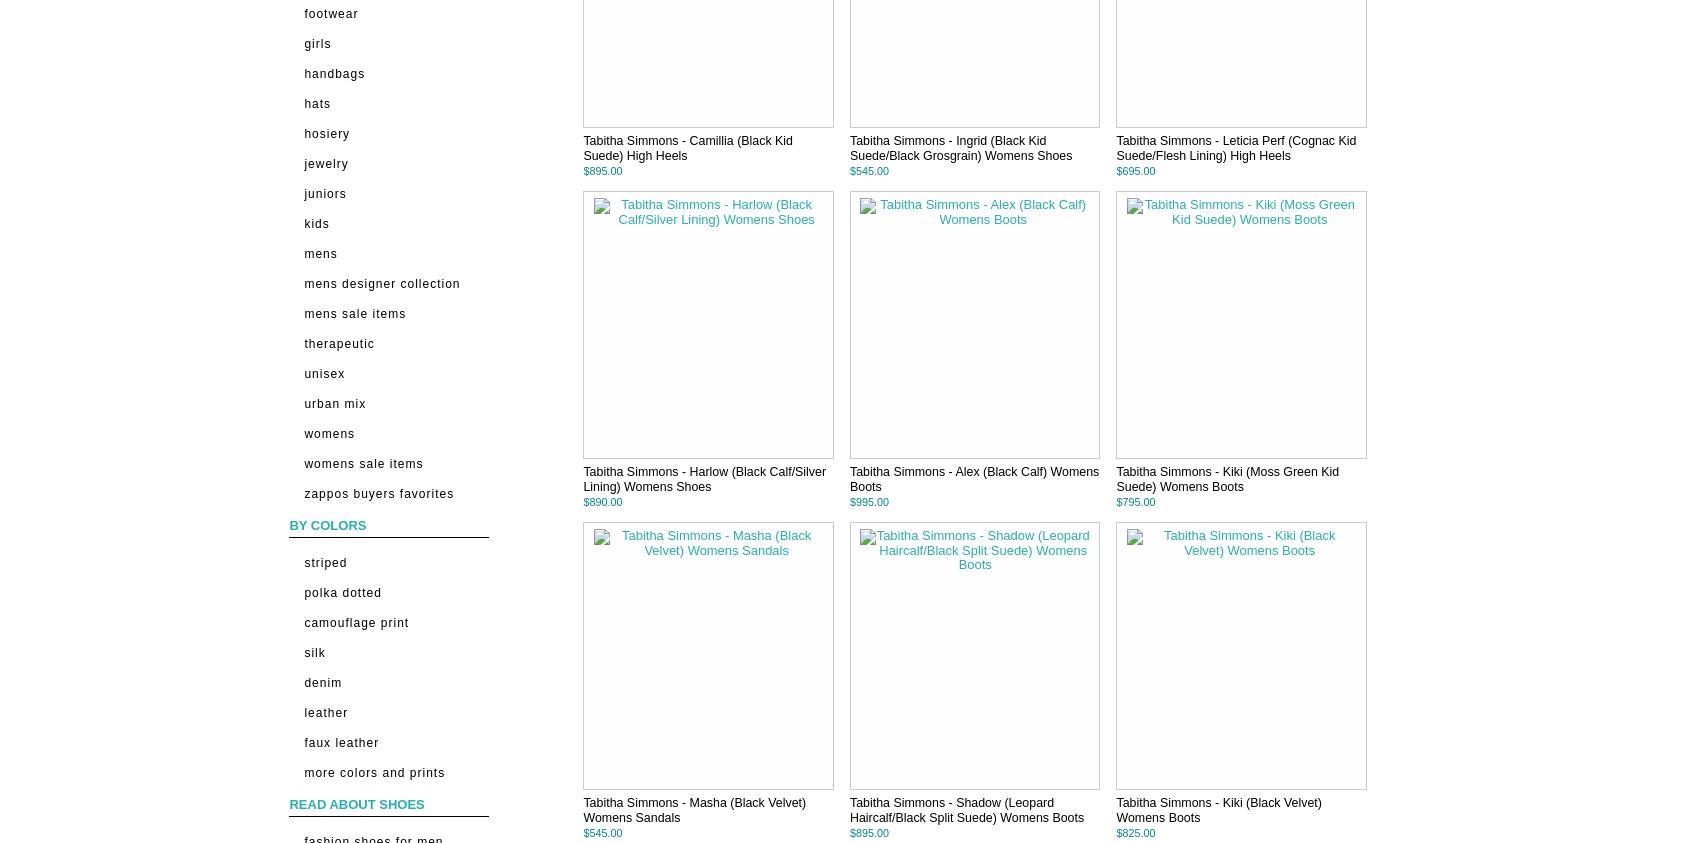 This screenshot has width=1700, height=843. What do you see at coordinates (317, 41) in the screenshot?
I see `'GIRLS'` at bounding box center [317, 41].